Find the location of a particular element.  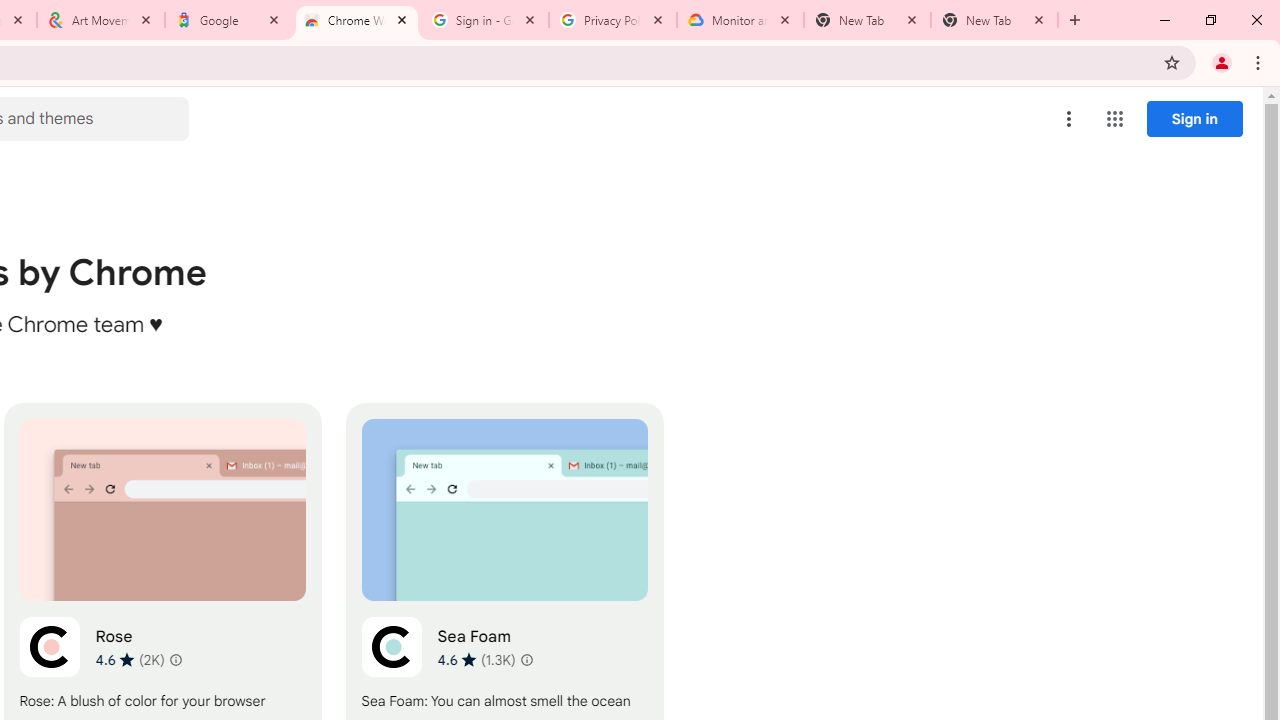

'Chrome Web Store - Color themes by Chrome' is located at coordinates (357, 20).